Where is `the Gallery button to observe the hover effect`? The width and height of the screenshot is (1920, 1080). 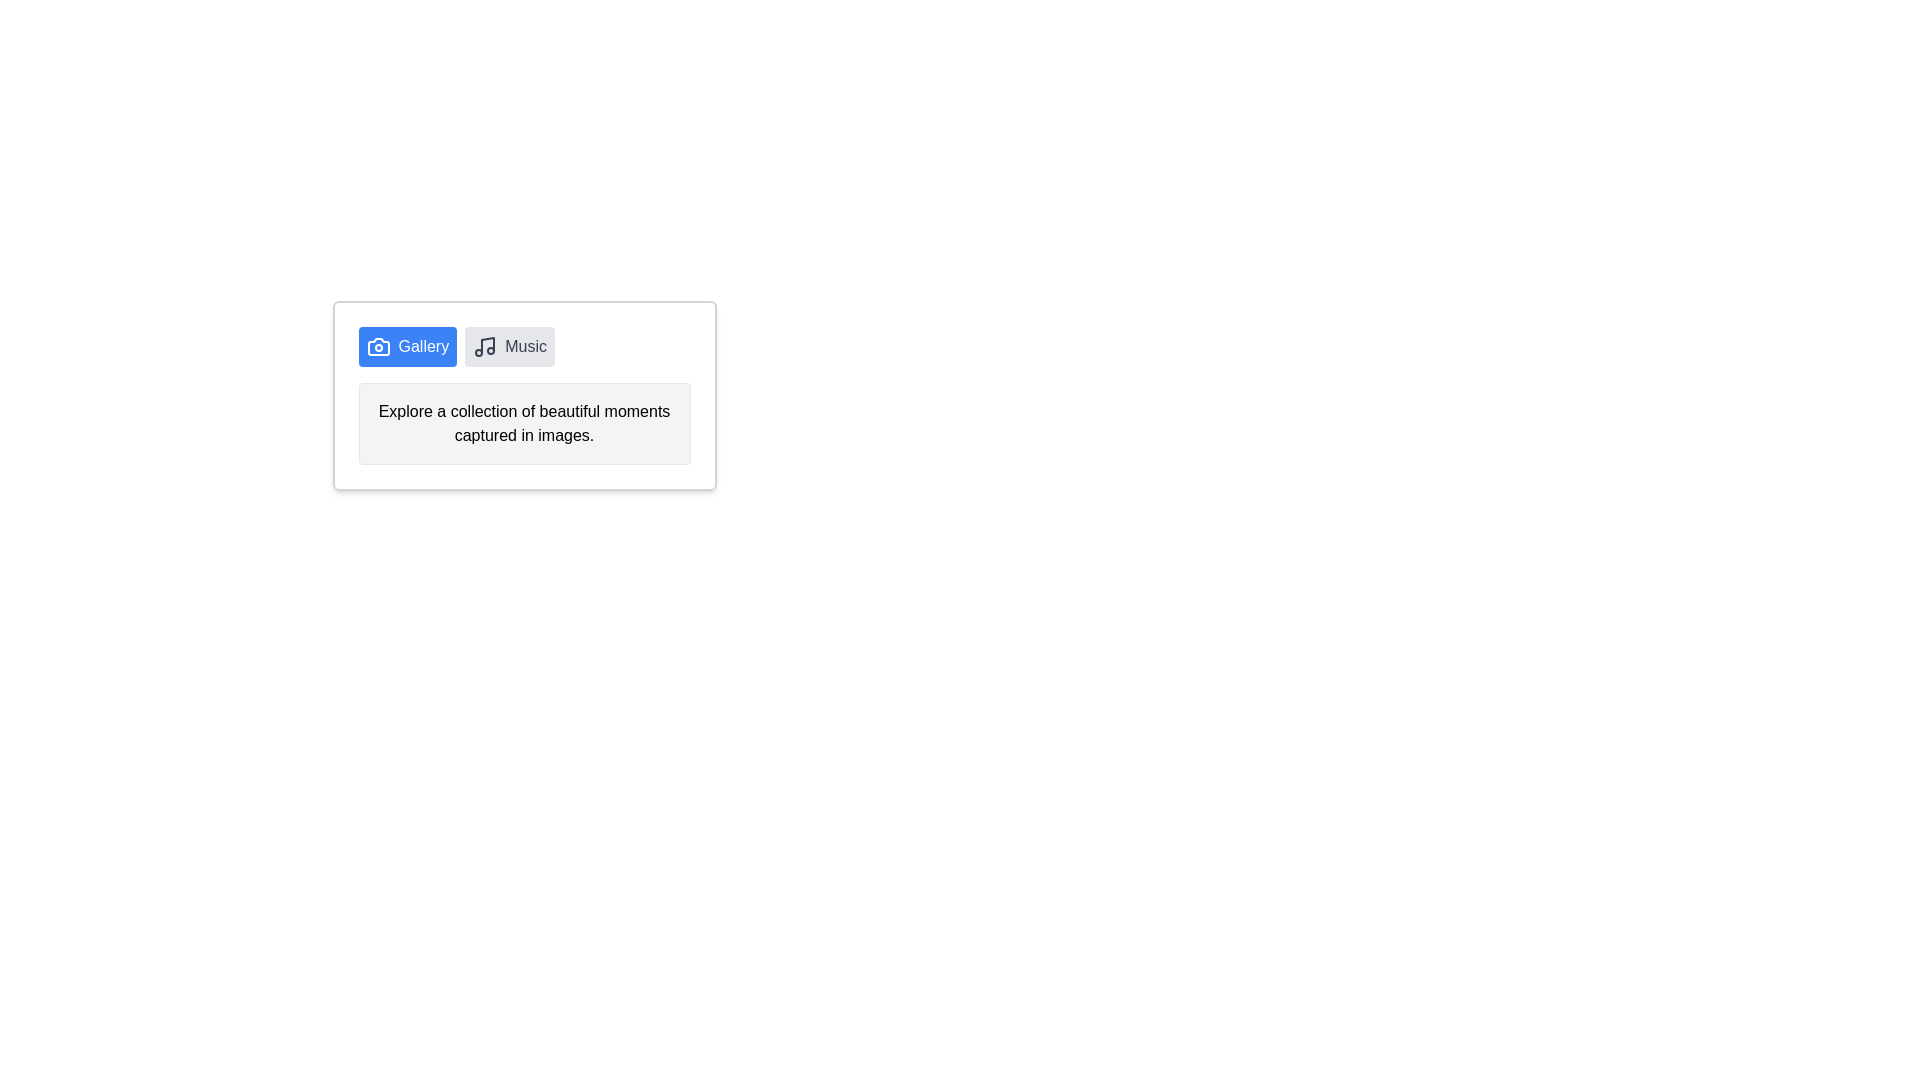
the Gallery button to observe the hover effect is located at coordinates (406, 346).